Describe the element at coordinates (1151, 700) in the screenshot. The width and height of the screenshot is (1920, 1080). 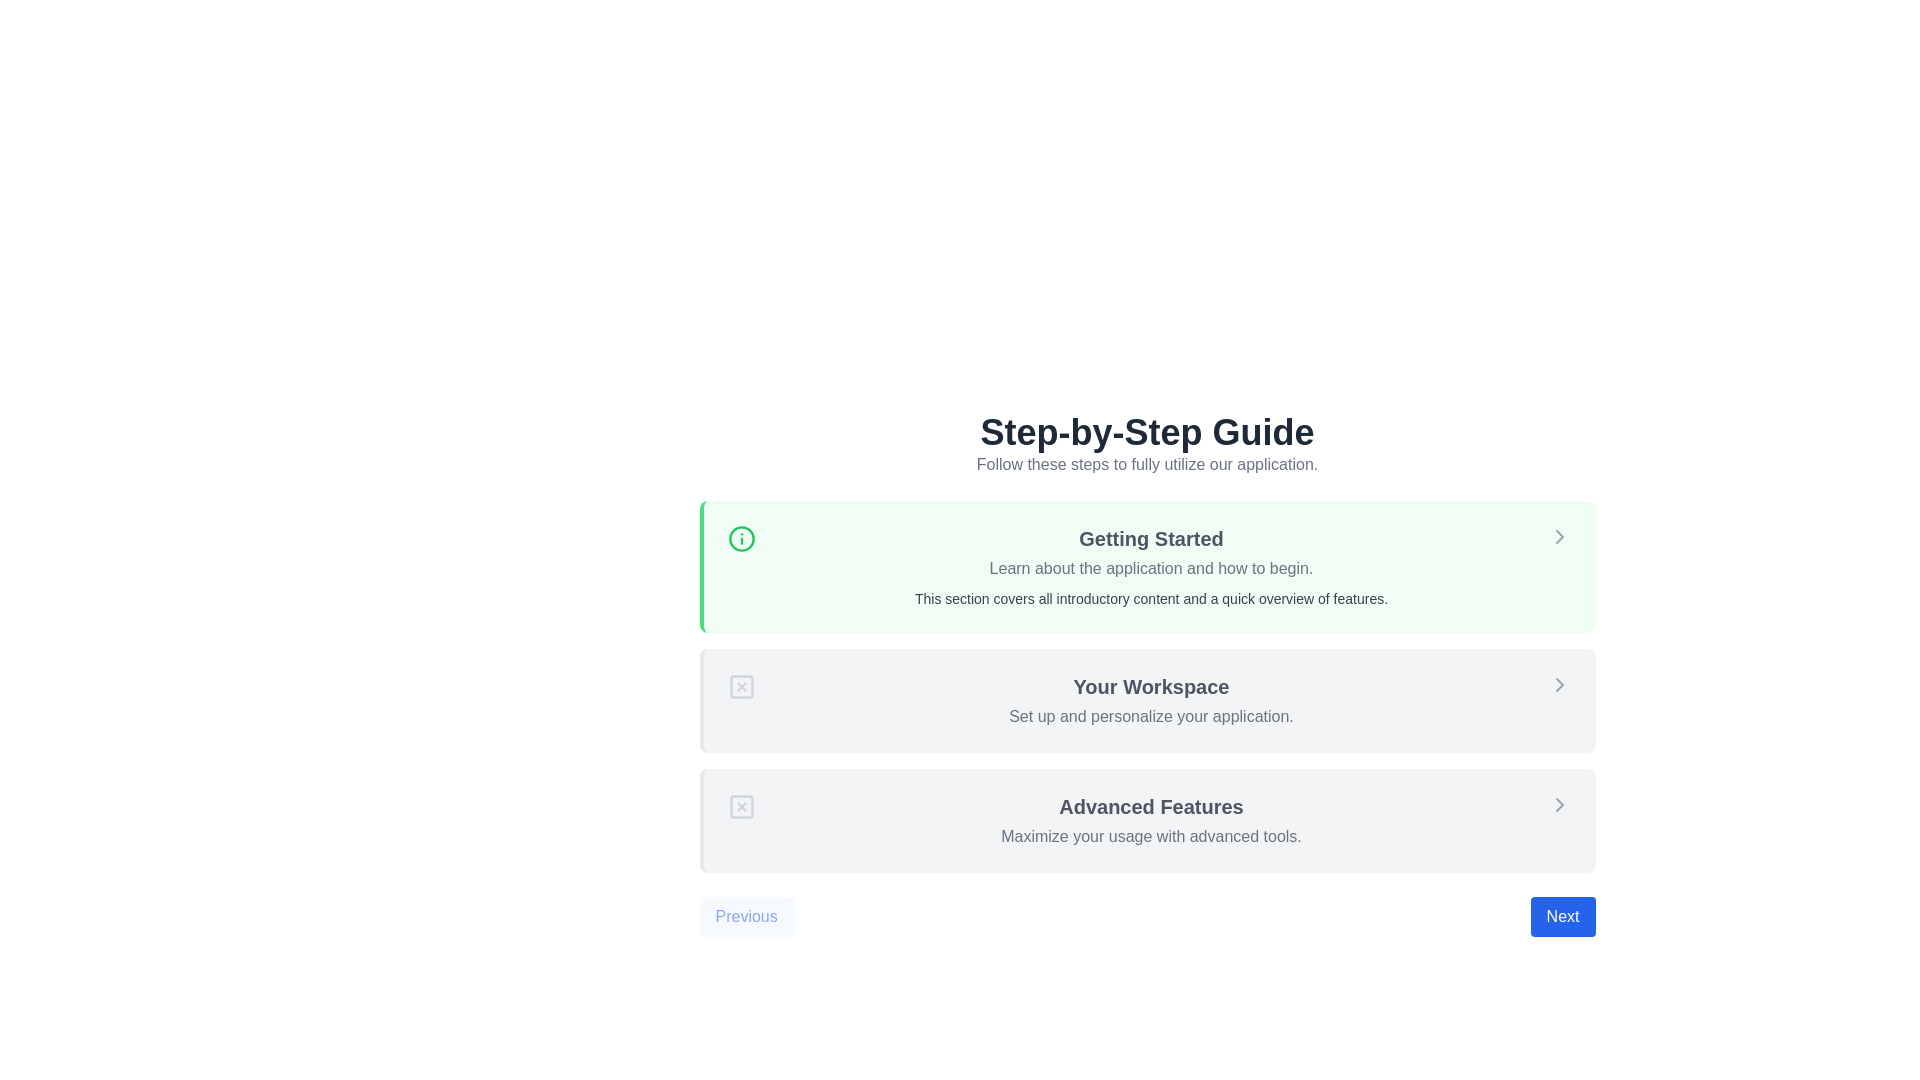
I see `description 'Set up and personalize your application.' from the text block titled 'Your Workspace', which is styled in a smaller, regular font and centered within its section` at that location.